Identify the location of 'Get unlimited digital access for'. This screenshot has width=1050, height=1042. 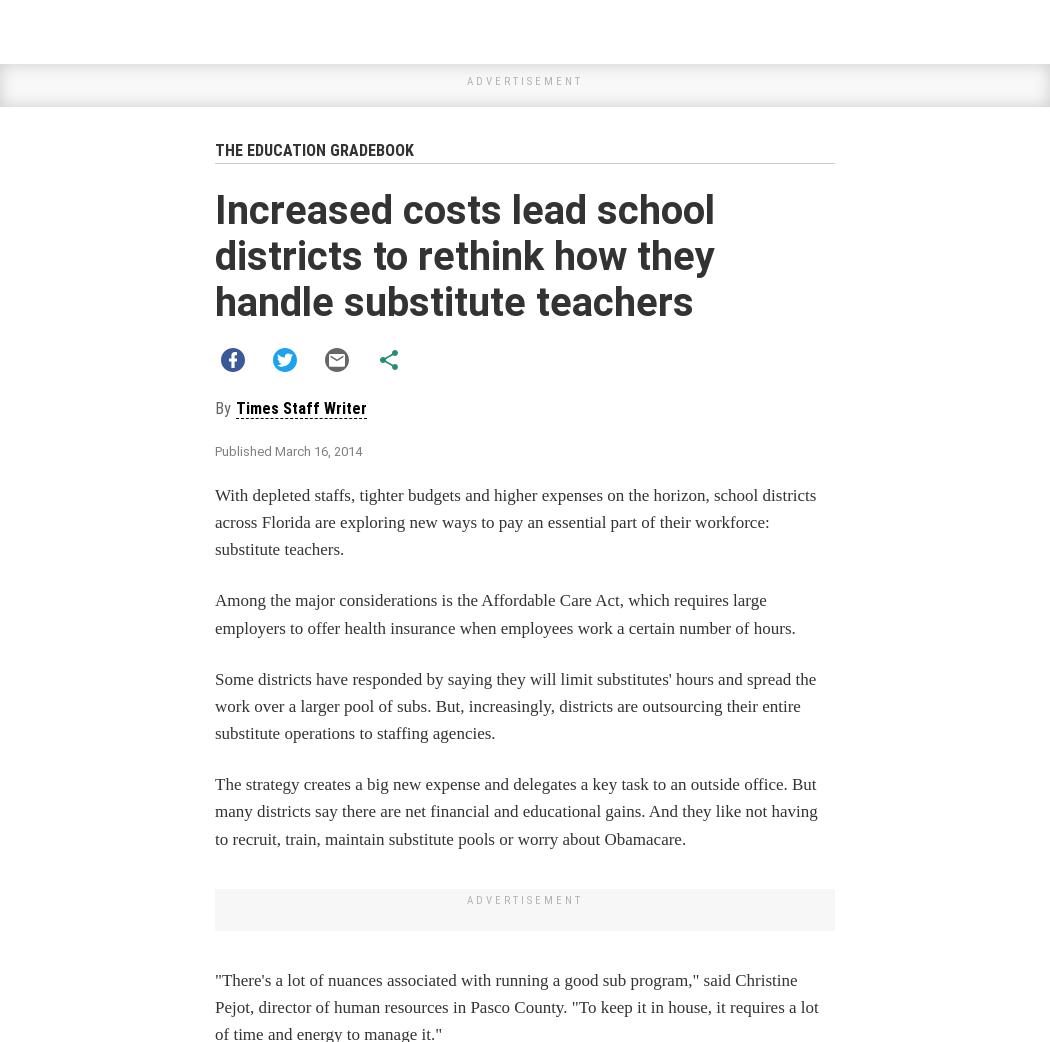
(516, 379).